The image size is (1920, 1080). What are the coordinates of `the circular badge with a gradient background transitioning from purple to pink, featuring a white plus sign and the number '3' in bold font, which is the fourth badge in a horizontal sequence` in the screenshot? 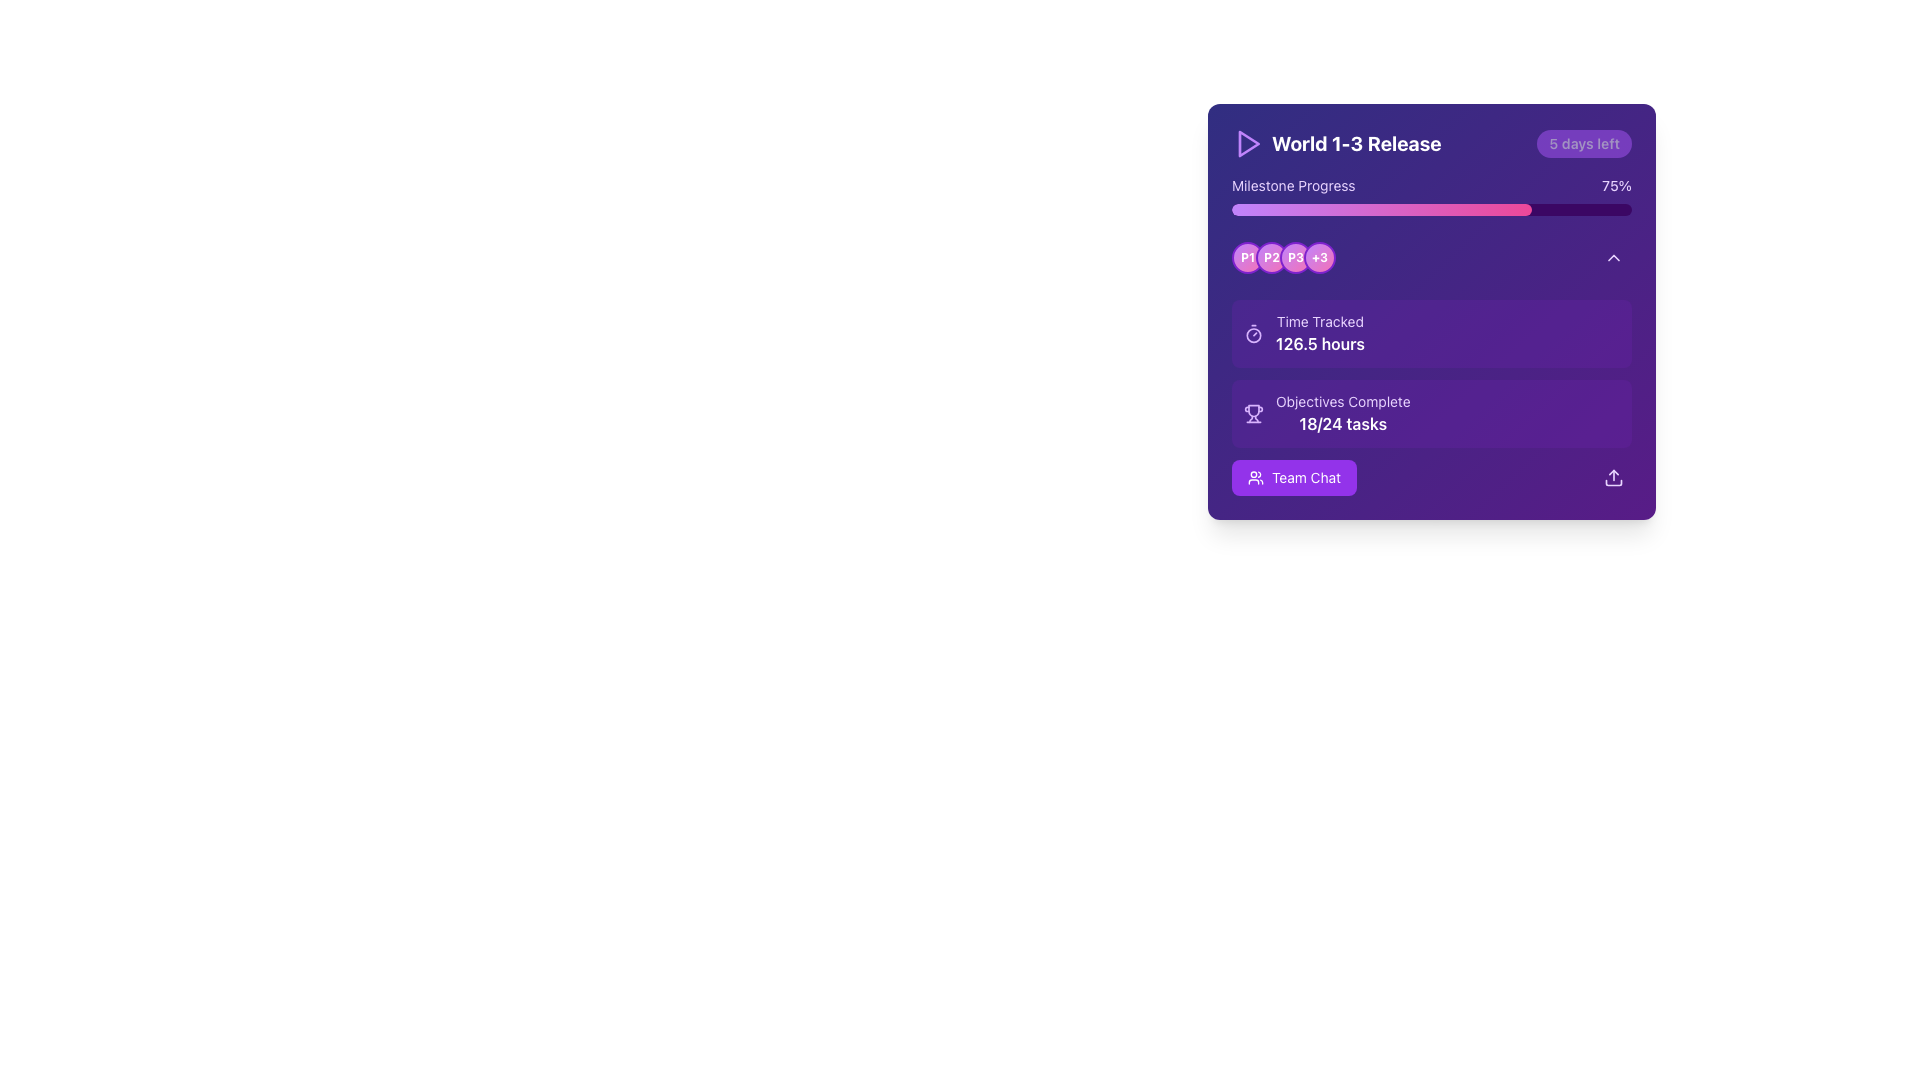 It's located at (1320, 257).